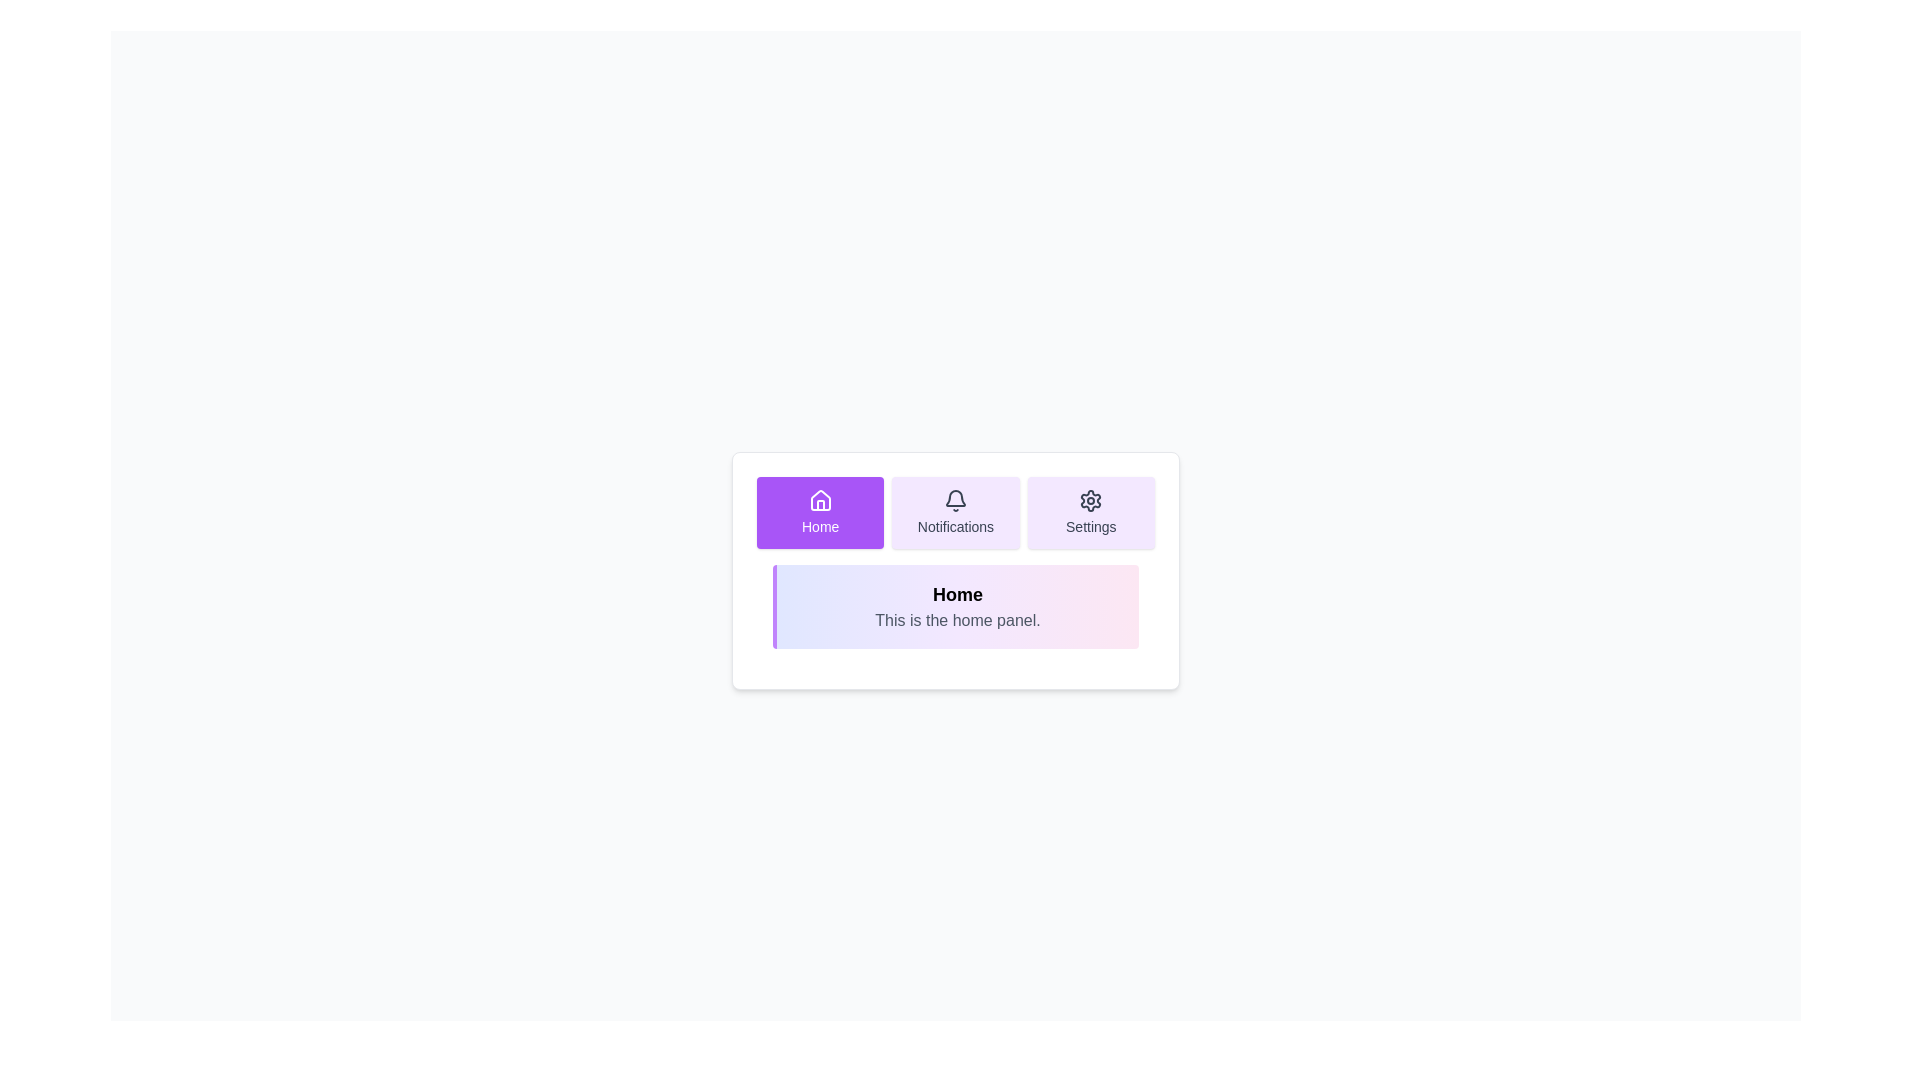  I want to click on label that describes the 'Settings' button, located at the bottom of the third clickable card in a row of three cards labeled 'Home', 'Notifications', and 'Settings', so click(1090, 526).